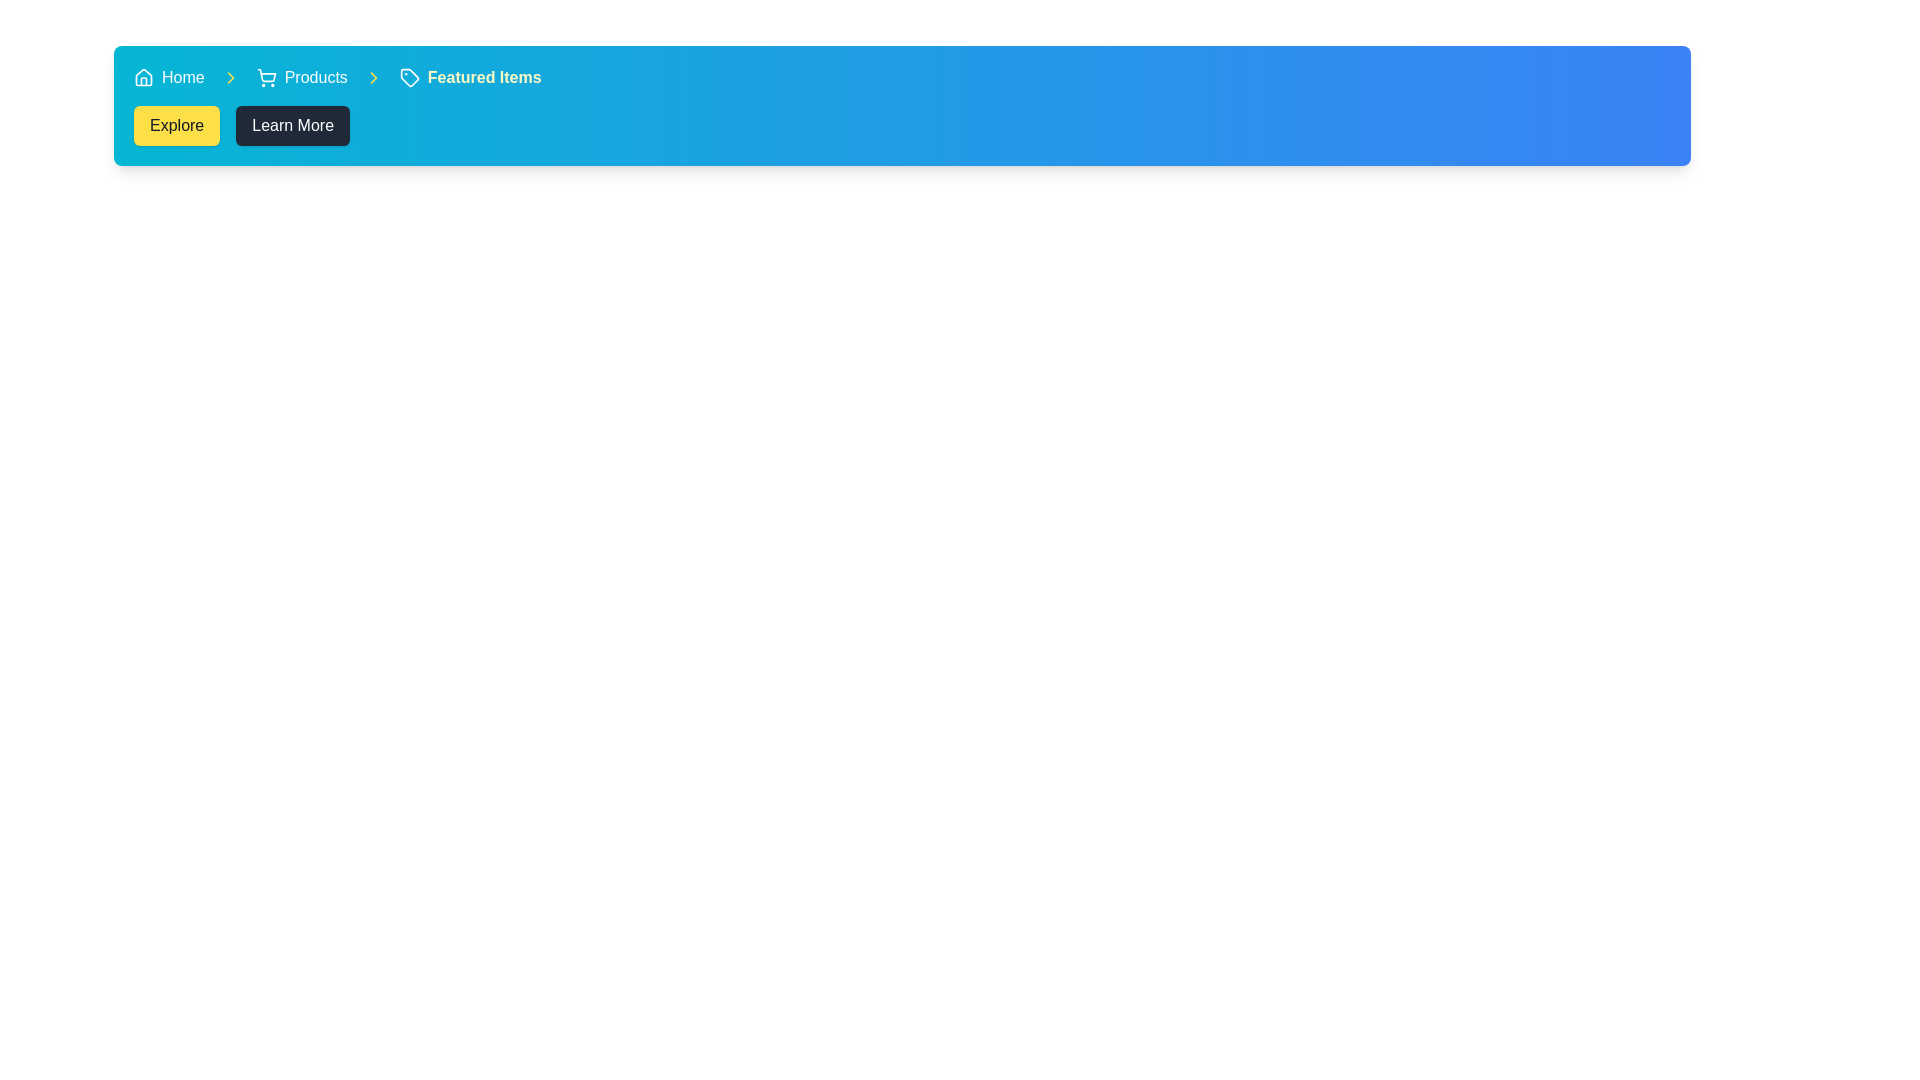  I want to click on the Chevron icon in the breadcrumb navigation bar, which separates 'Products' and 'Featured Items', to interact indirectly by clicking related breadcrumb text, so click(230, 76).